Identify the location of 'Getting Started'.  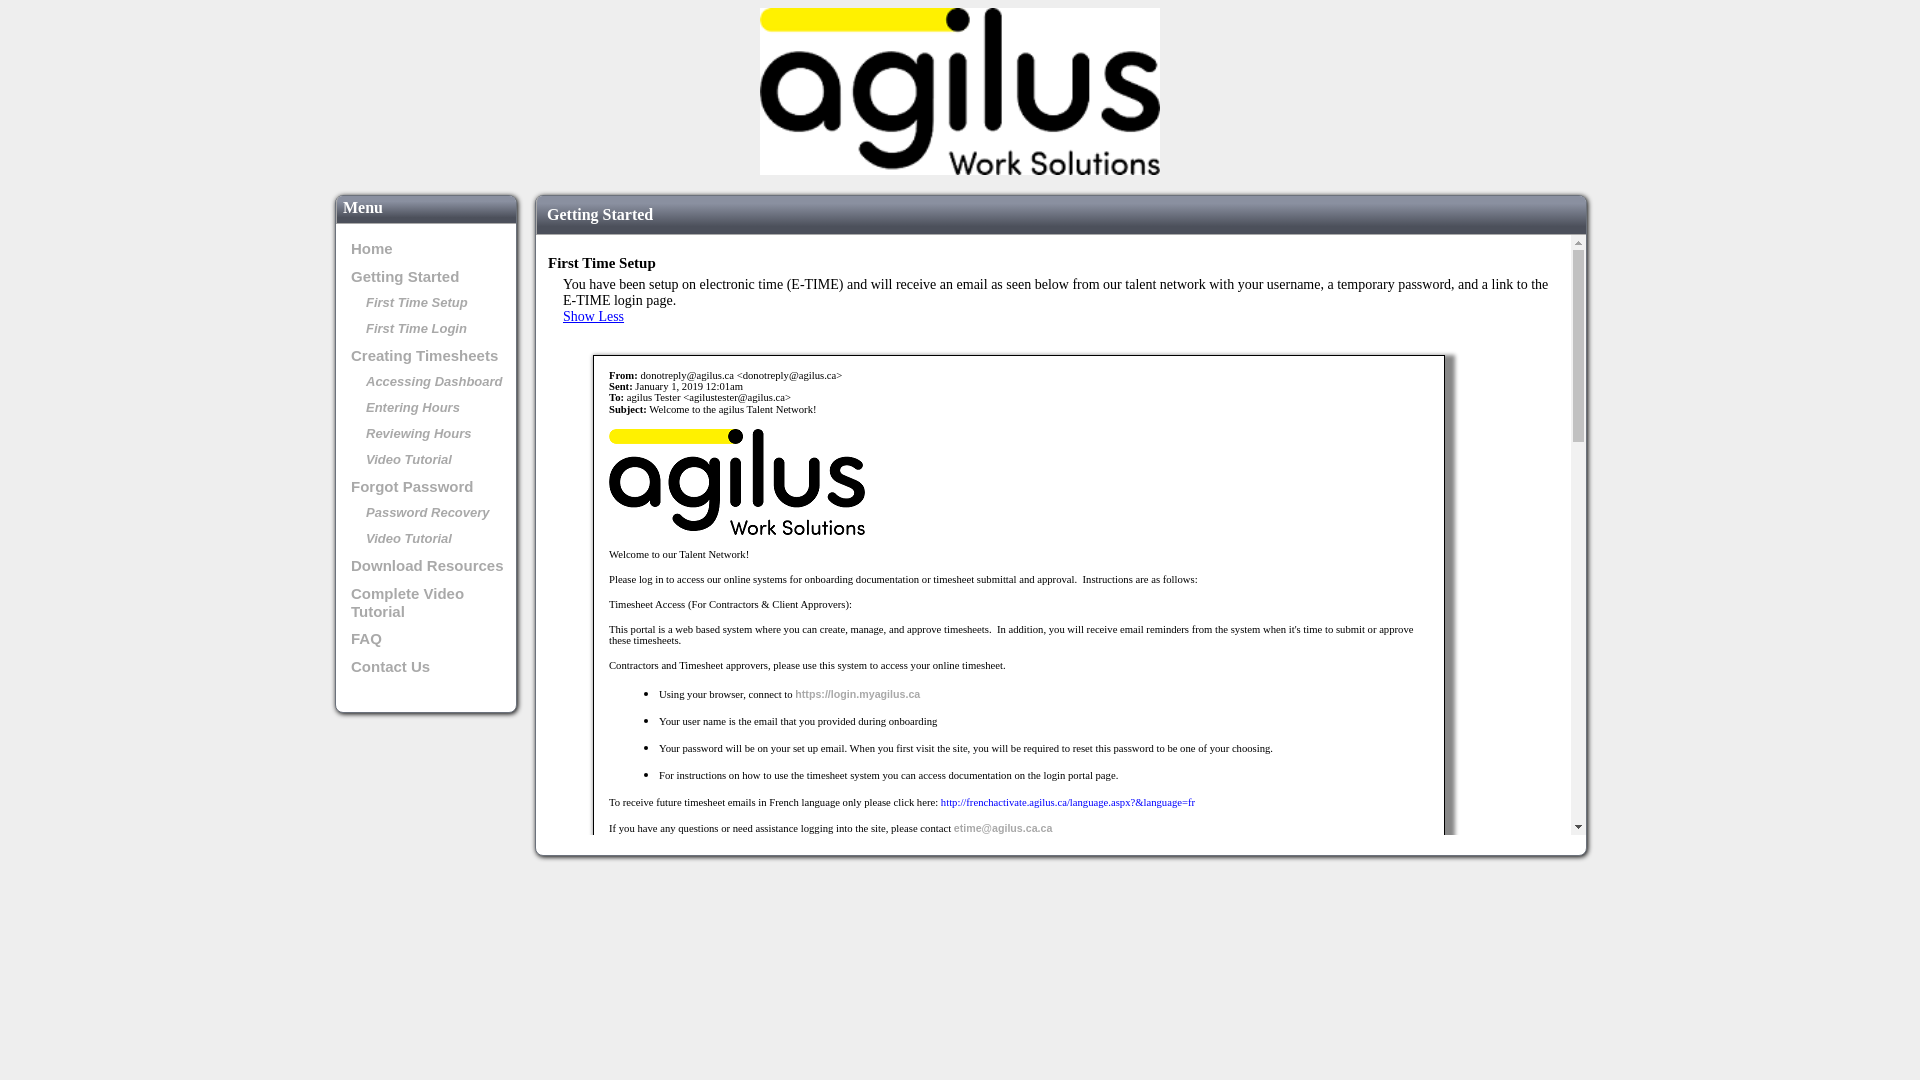
(403, 276).